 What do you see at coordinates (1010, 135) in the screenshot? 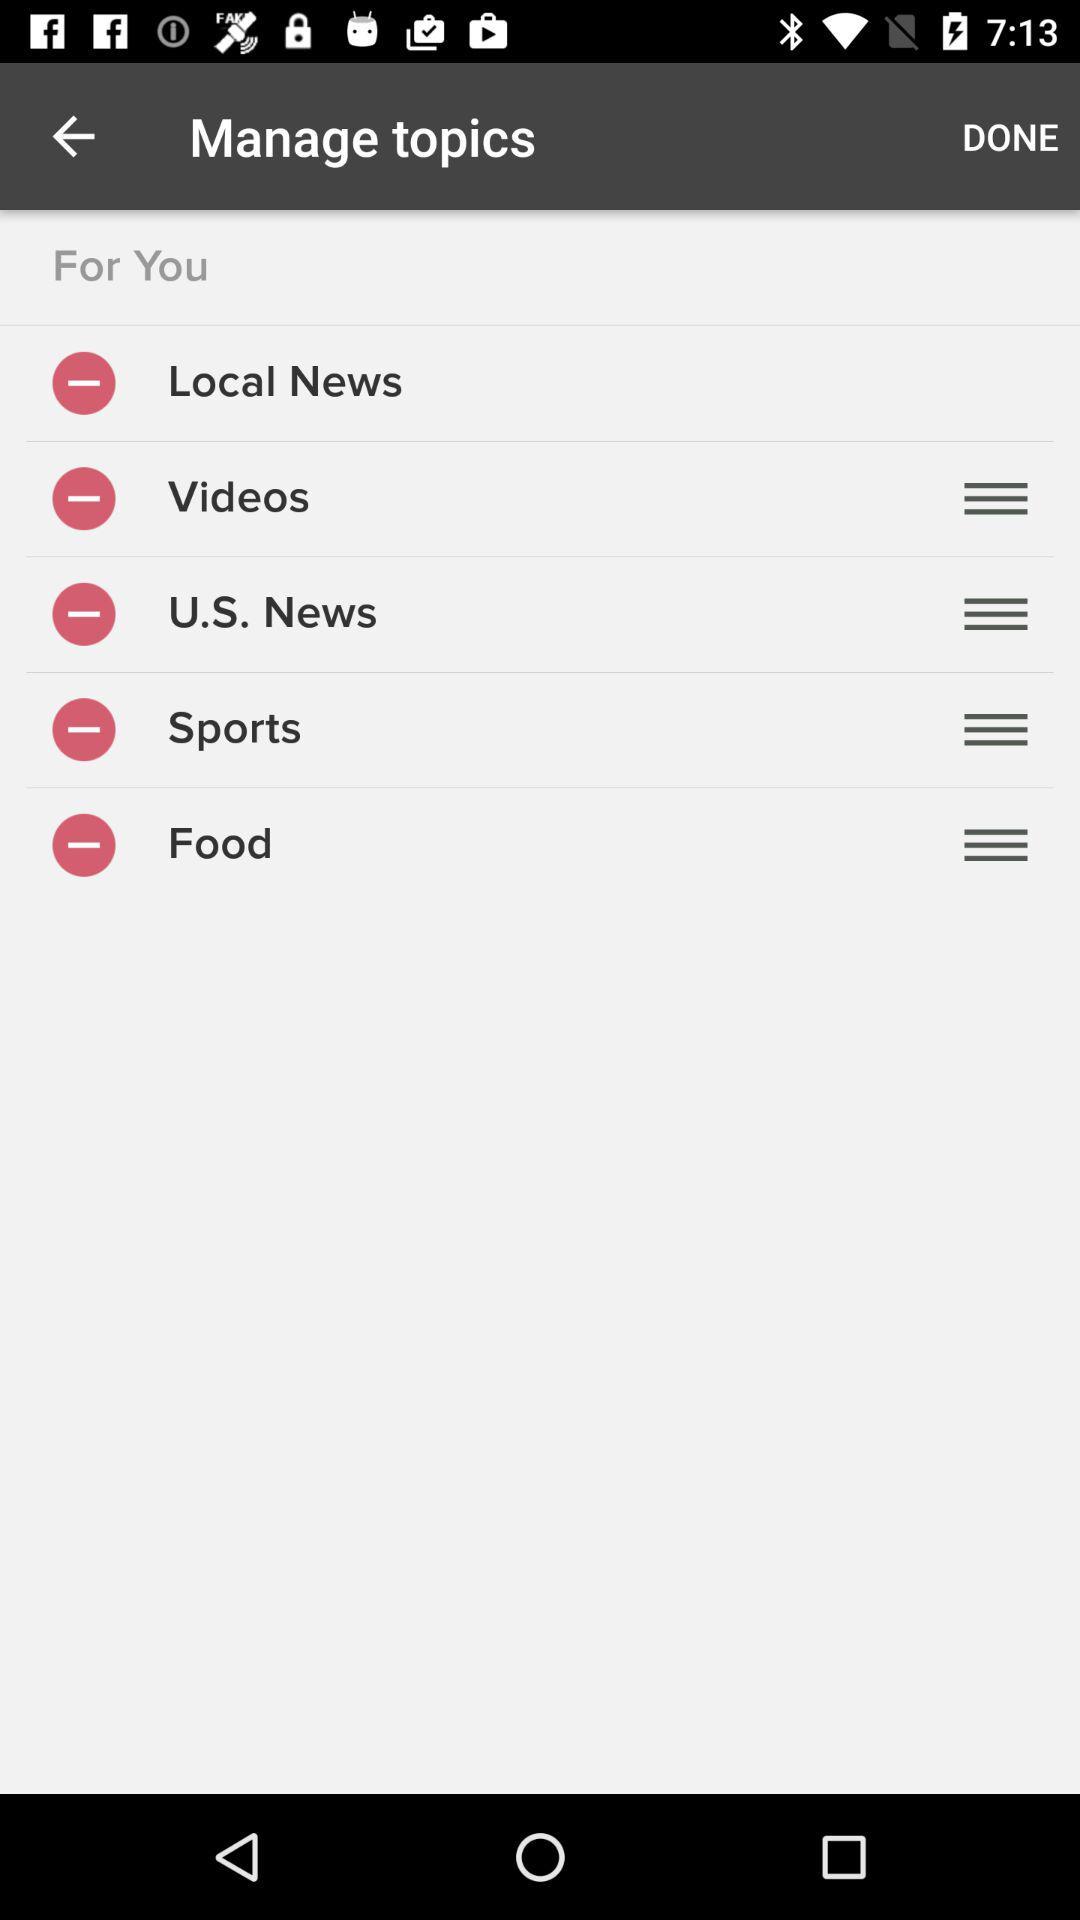
I see `the done` at bounding box center [1010, 135].